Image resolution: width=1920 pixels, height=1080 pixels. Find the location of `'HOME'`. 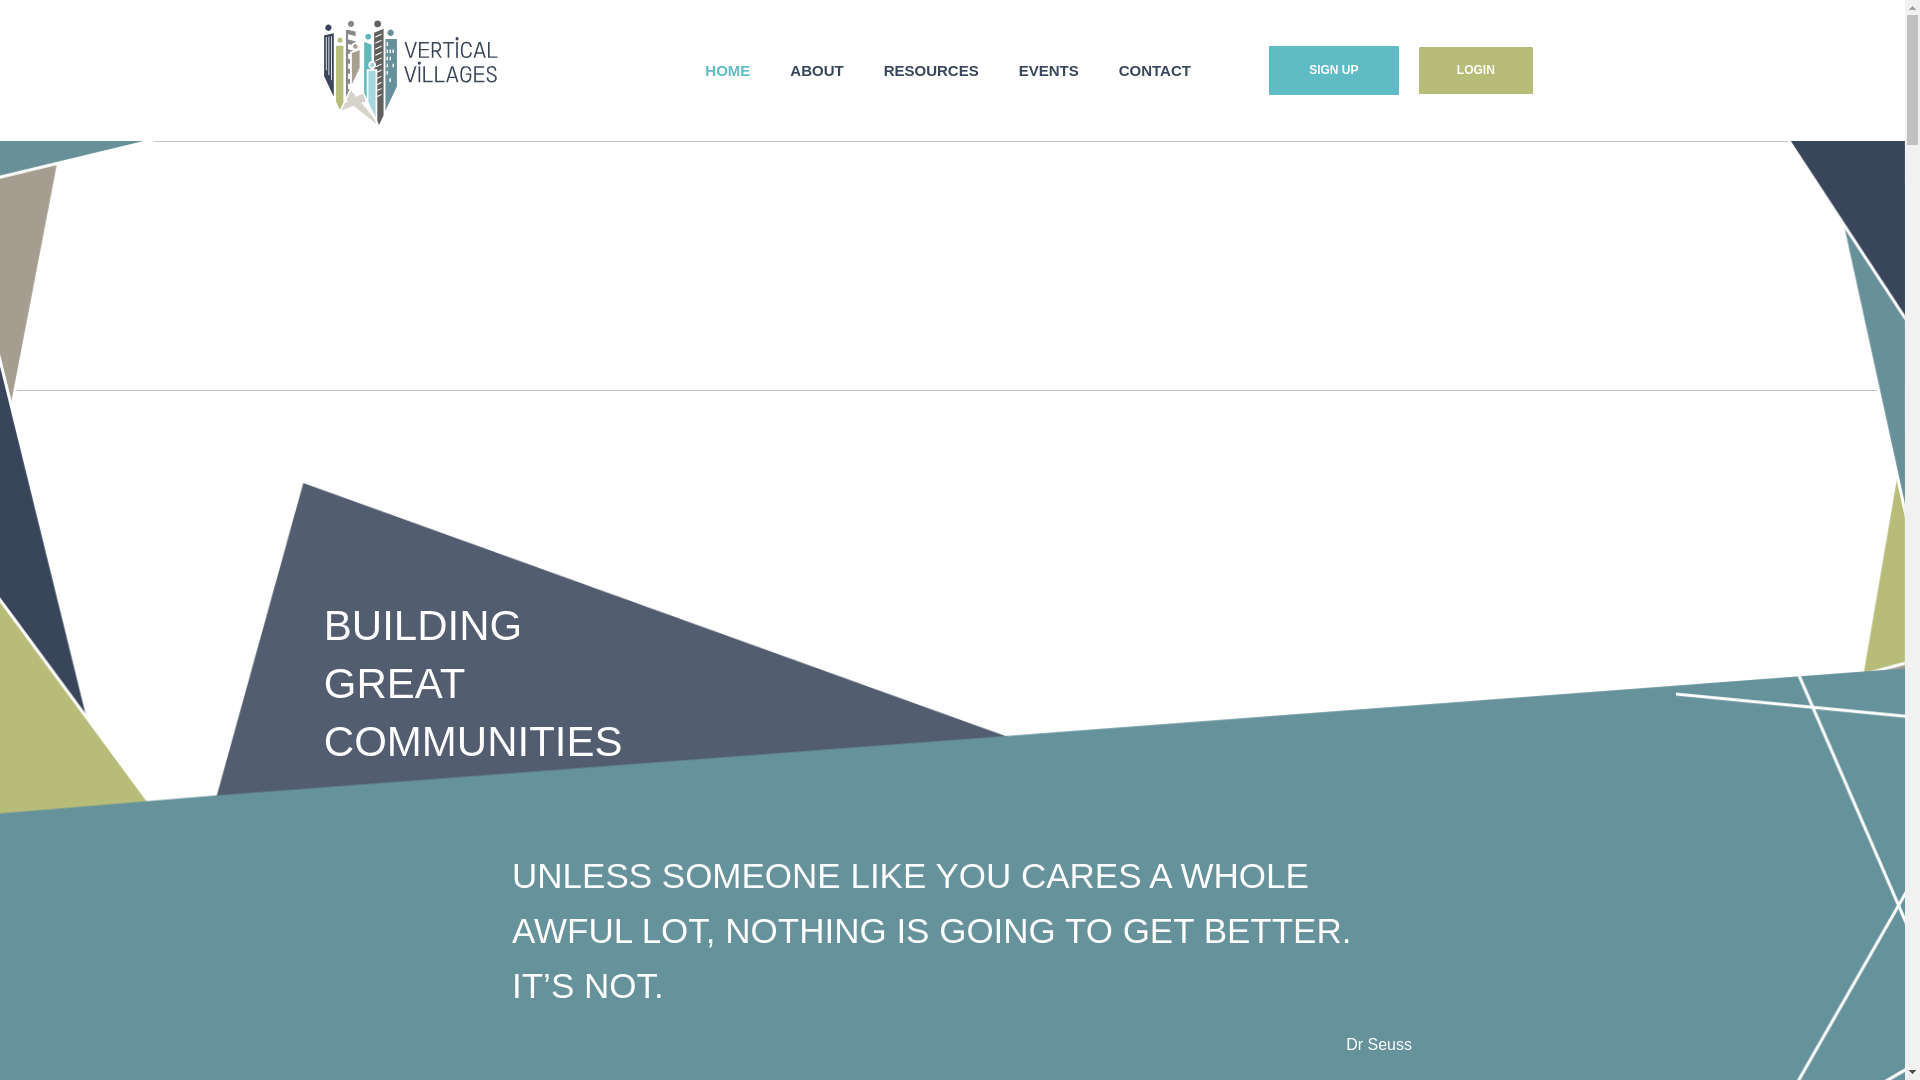

'HOME' is located at coordinates (685, 69).